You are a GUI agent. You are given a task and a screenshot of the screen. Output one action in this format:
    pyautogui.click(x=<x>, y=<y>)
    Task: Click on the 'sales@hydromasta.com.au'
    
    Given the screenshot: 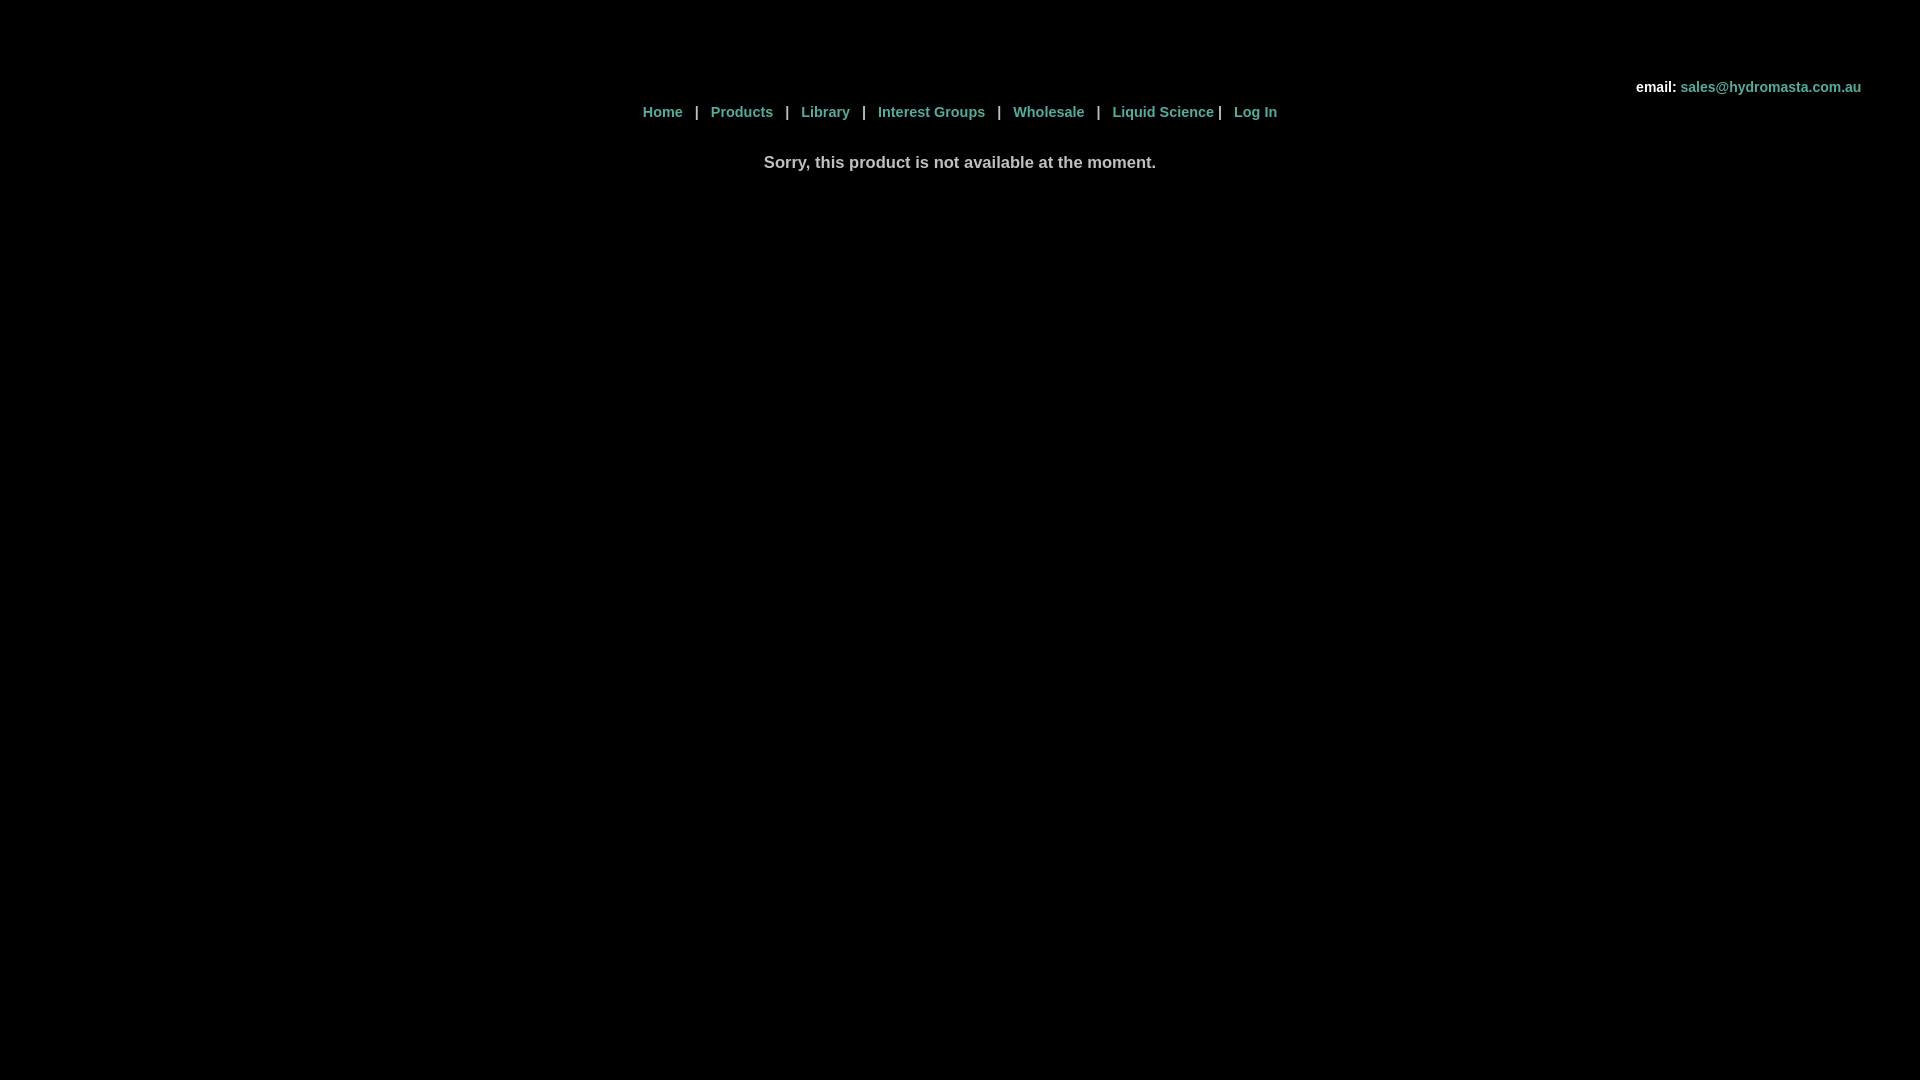 What is the action you would take?
    pyautogui.click(x=1769, y=86)
    